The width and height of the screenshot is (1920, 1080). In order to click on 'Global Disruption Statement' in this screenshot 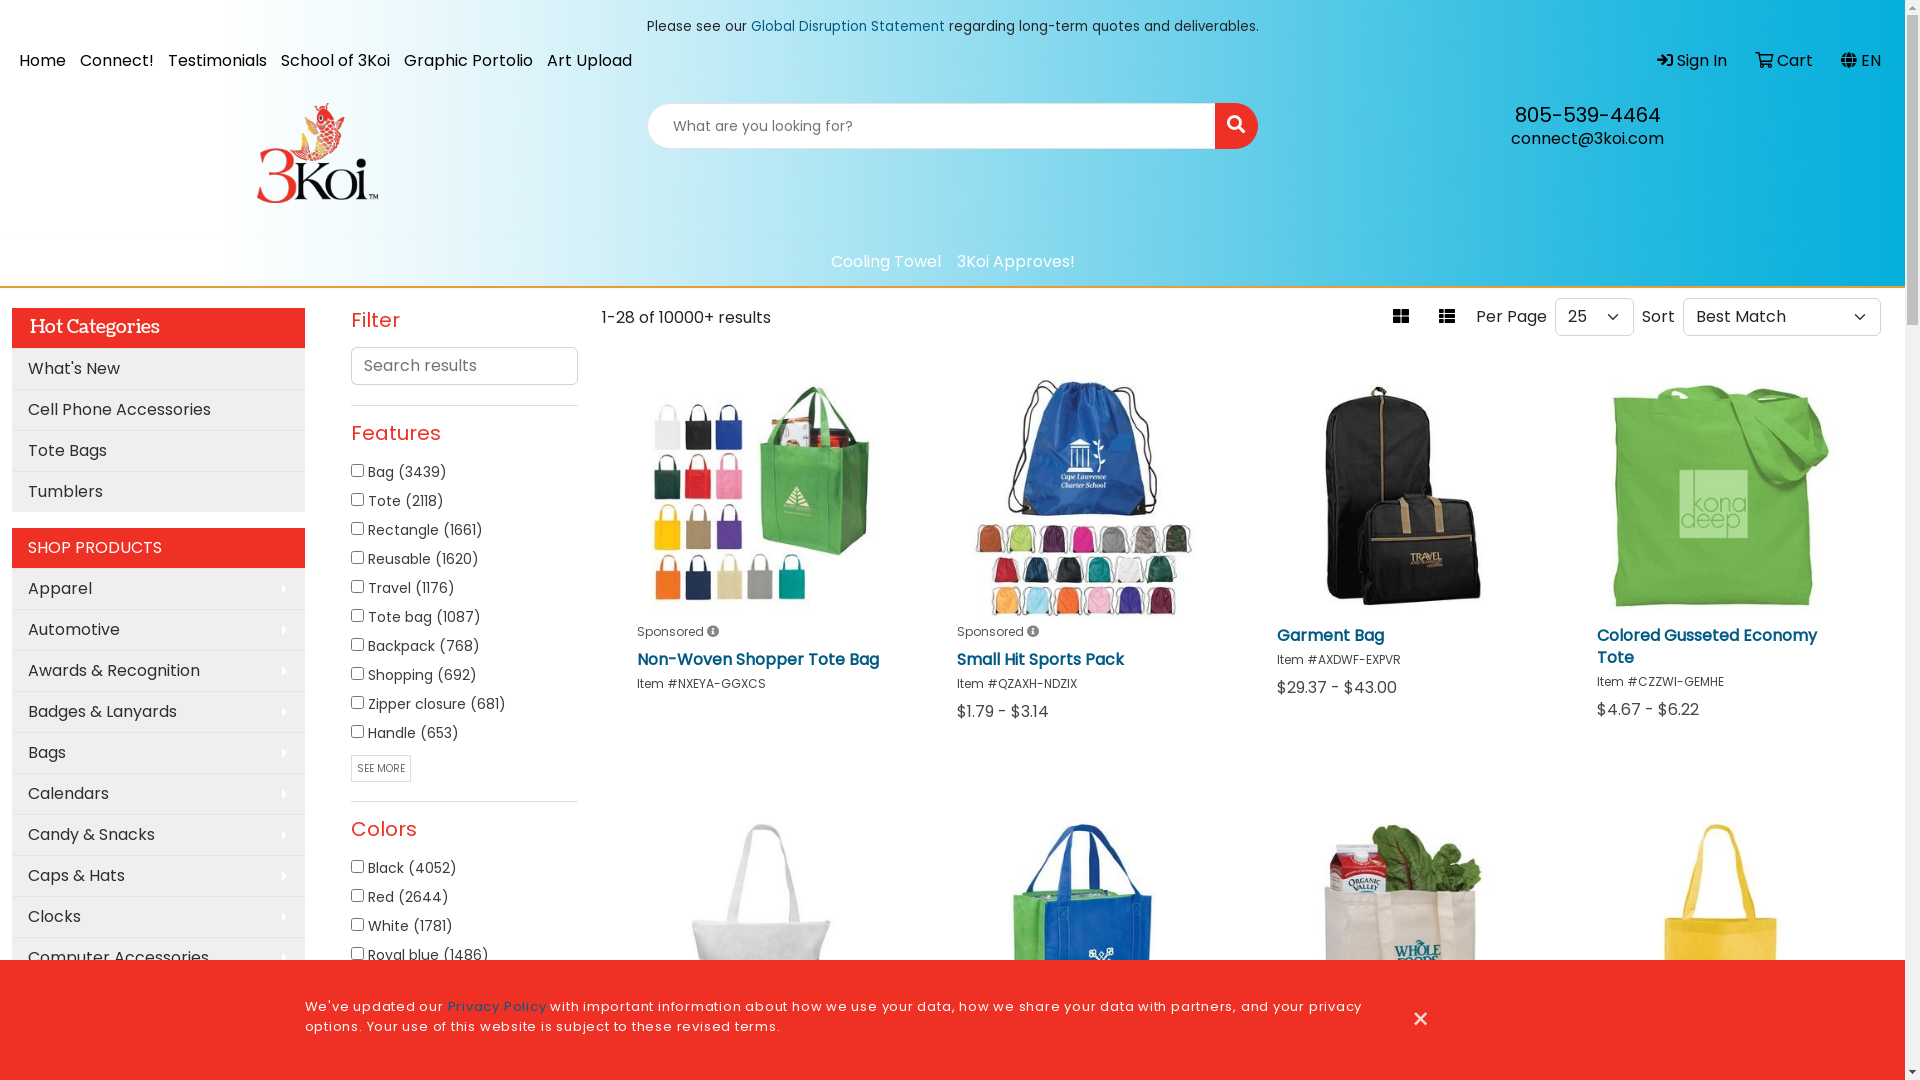, I will do `click(846, 26)`.